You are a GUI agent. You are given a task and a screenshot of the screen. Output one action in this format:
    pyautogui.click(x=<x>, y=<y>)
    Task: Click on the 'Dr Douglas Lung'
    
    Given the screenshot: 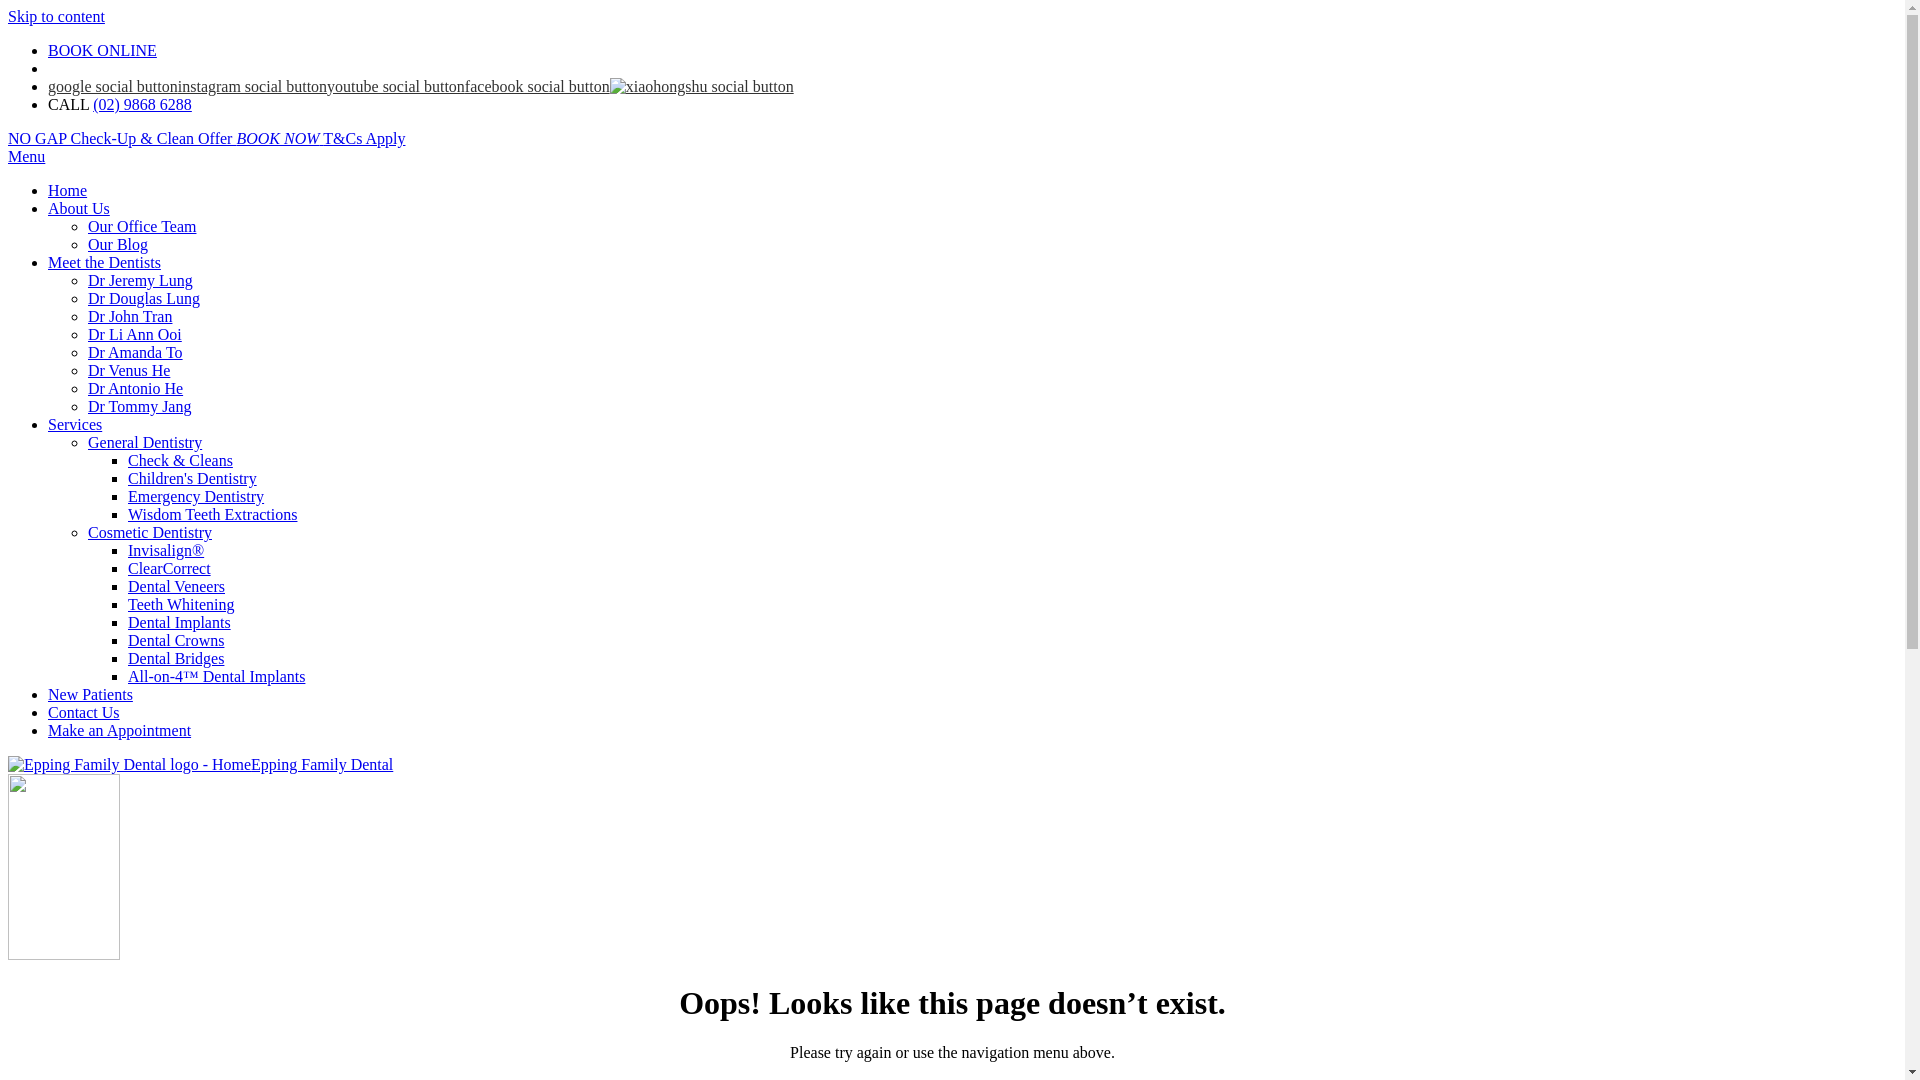 What is the action you would take?
    pyautogui.click(x=86, y=298)
    